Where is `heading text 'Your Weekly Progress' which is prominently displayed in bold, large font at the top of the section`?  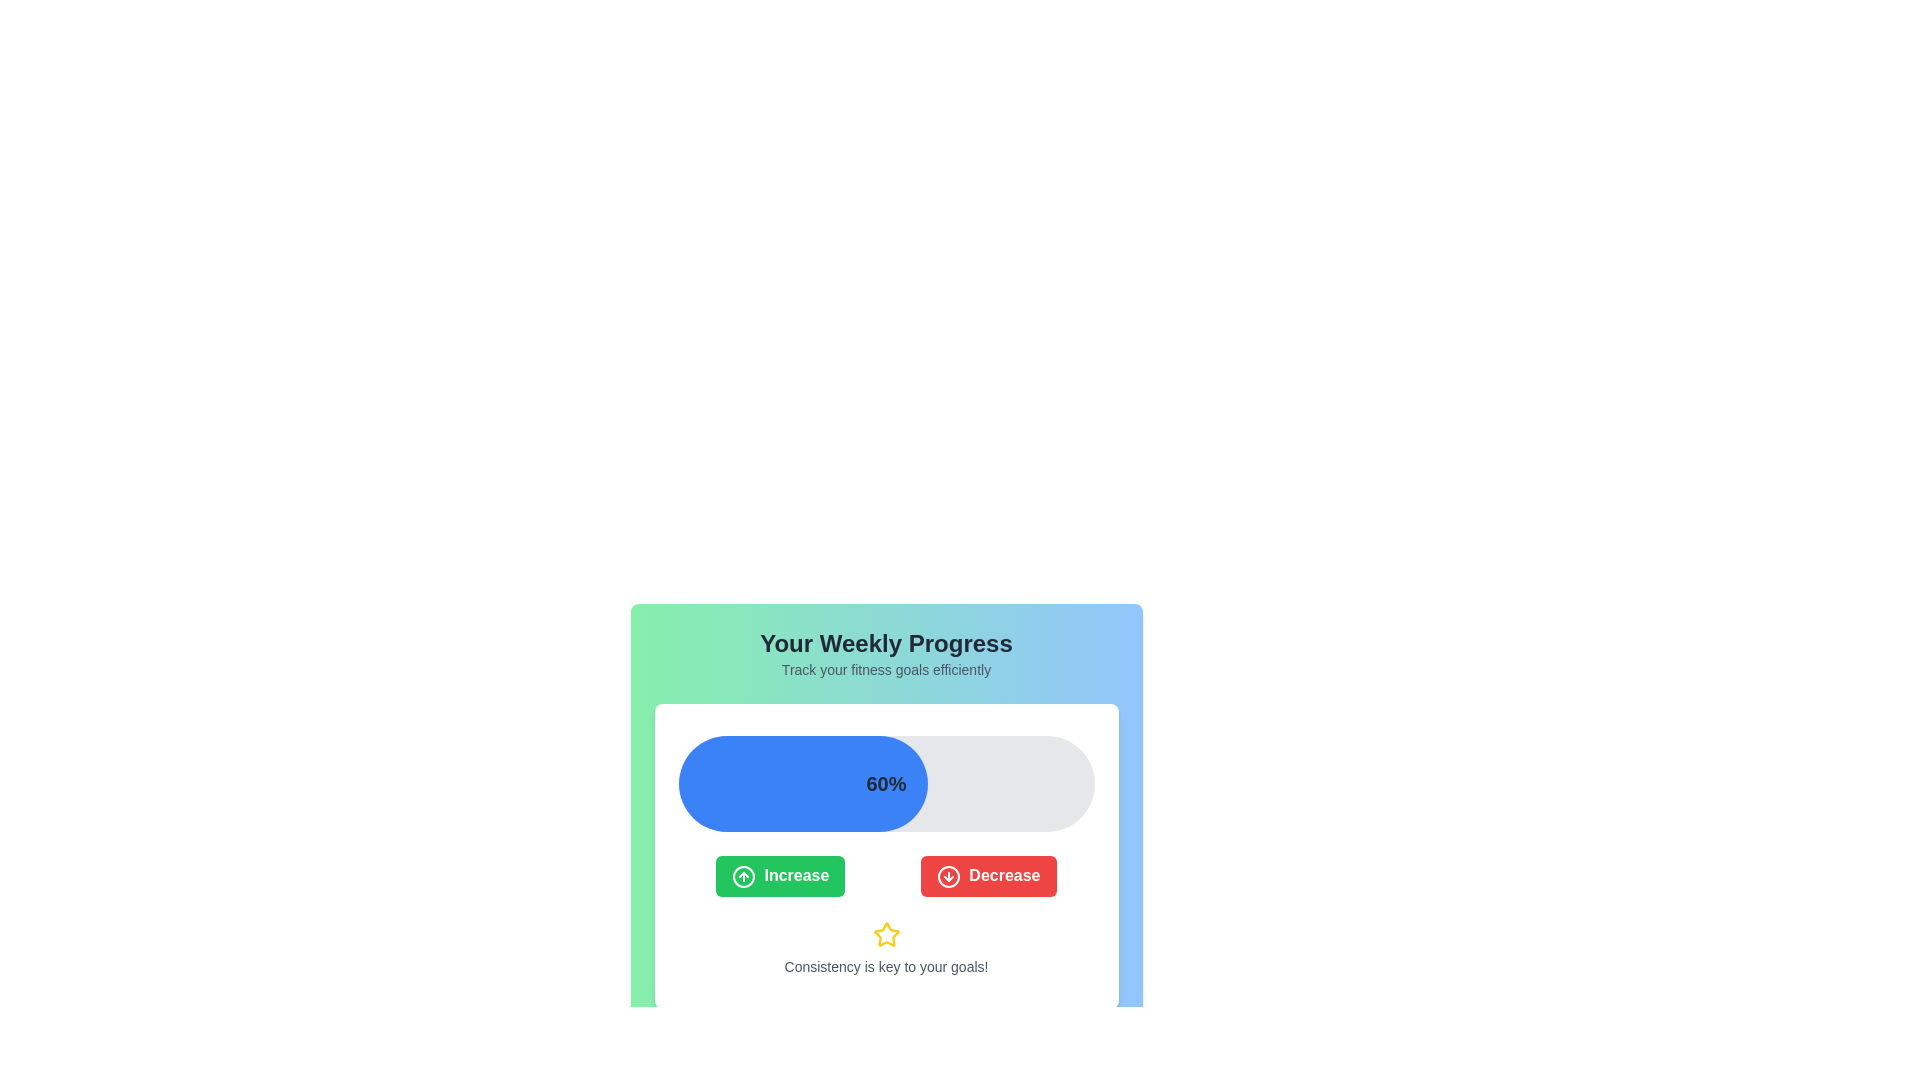 heading text 'Your Weekly Progress' which is prominently displayed in bold, large font at the top of the section is located at coordinates (885, 644).